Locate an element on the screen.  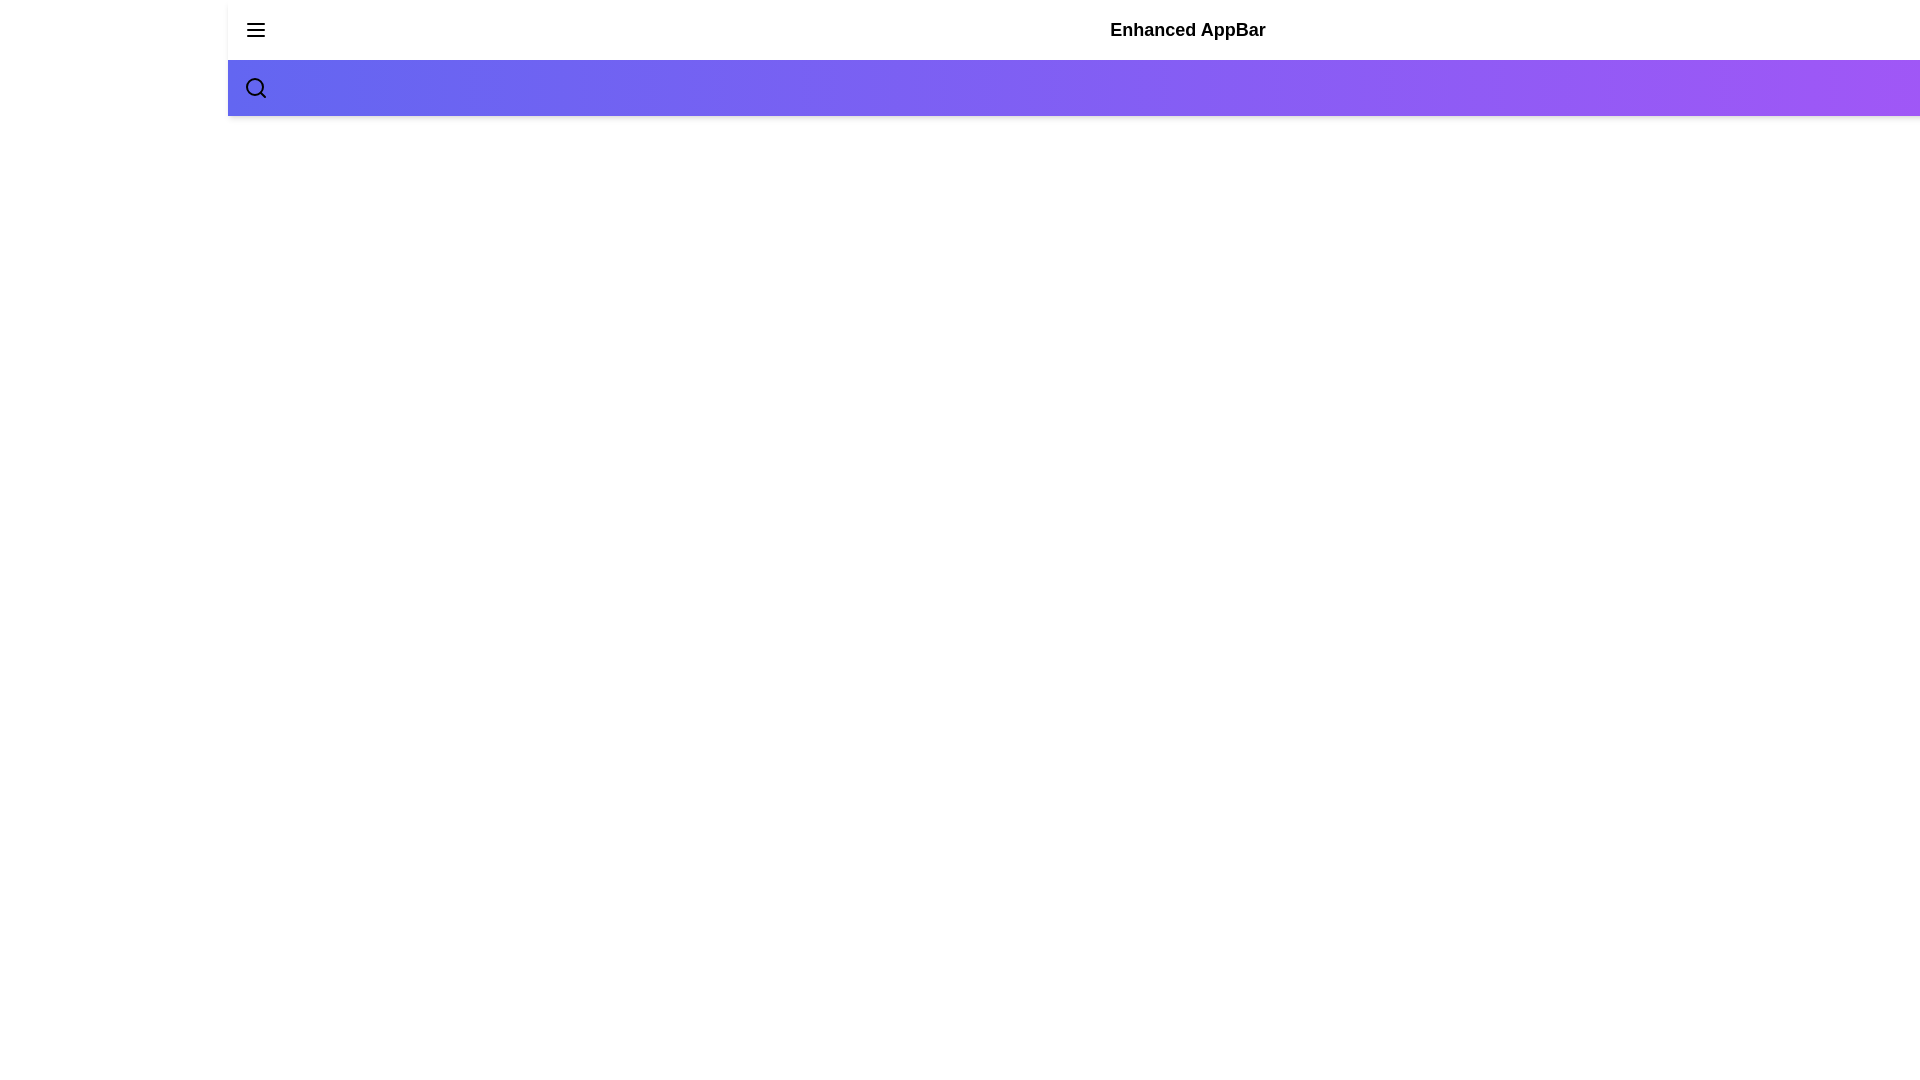
the menu button to toggle the menu visibility is located at coordinates (254, 30).